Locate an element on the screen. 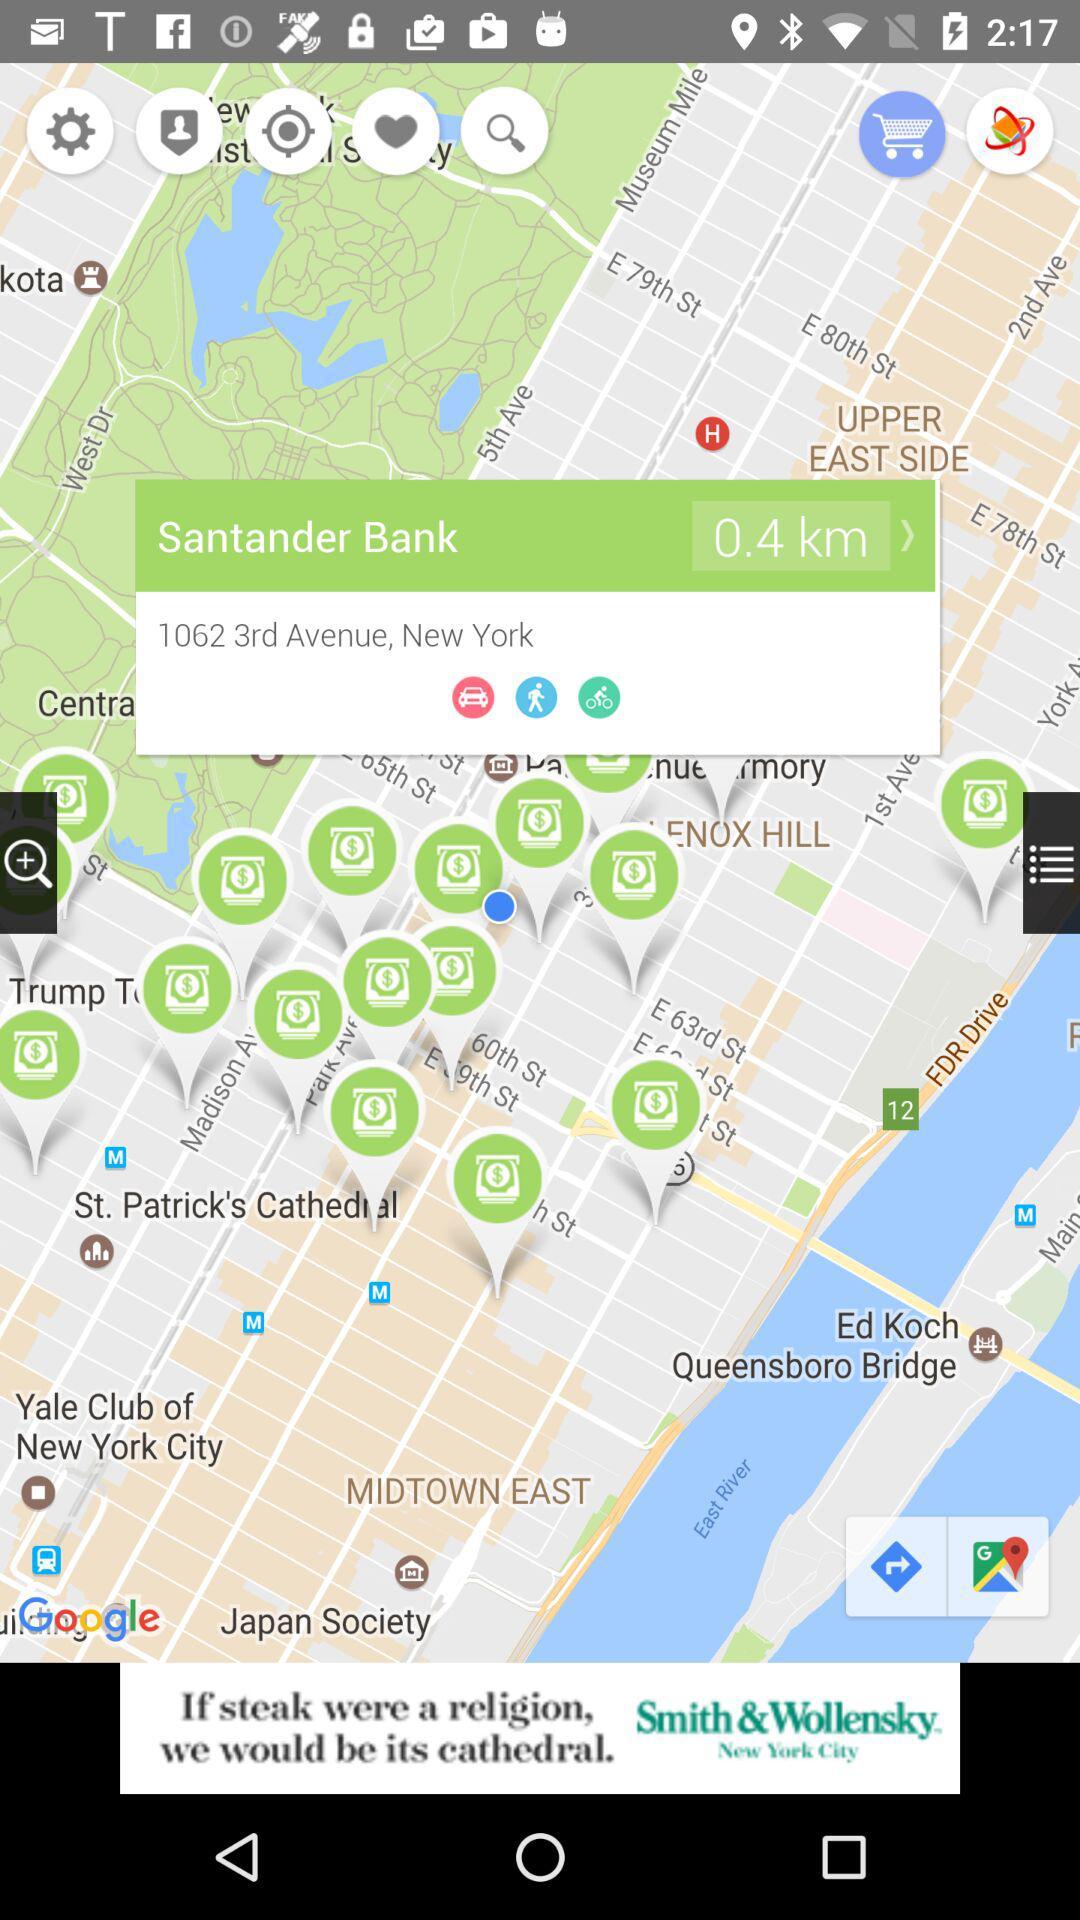  advertisement is located at coordinates (540, 1727).